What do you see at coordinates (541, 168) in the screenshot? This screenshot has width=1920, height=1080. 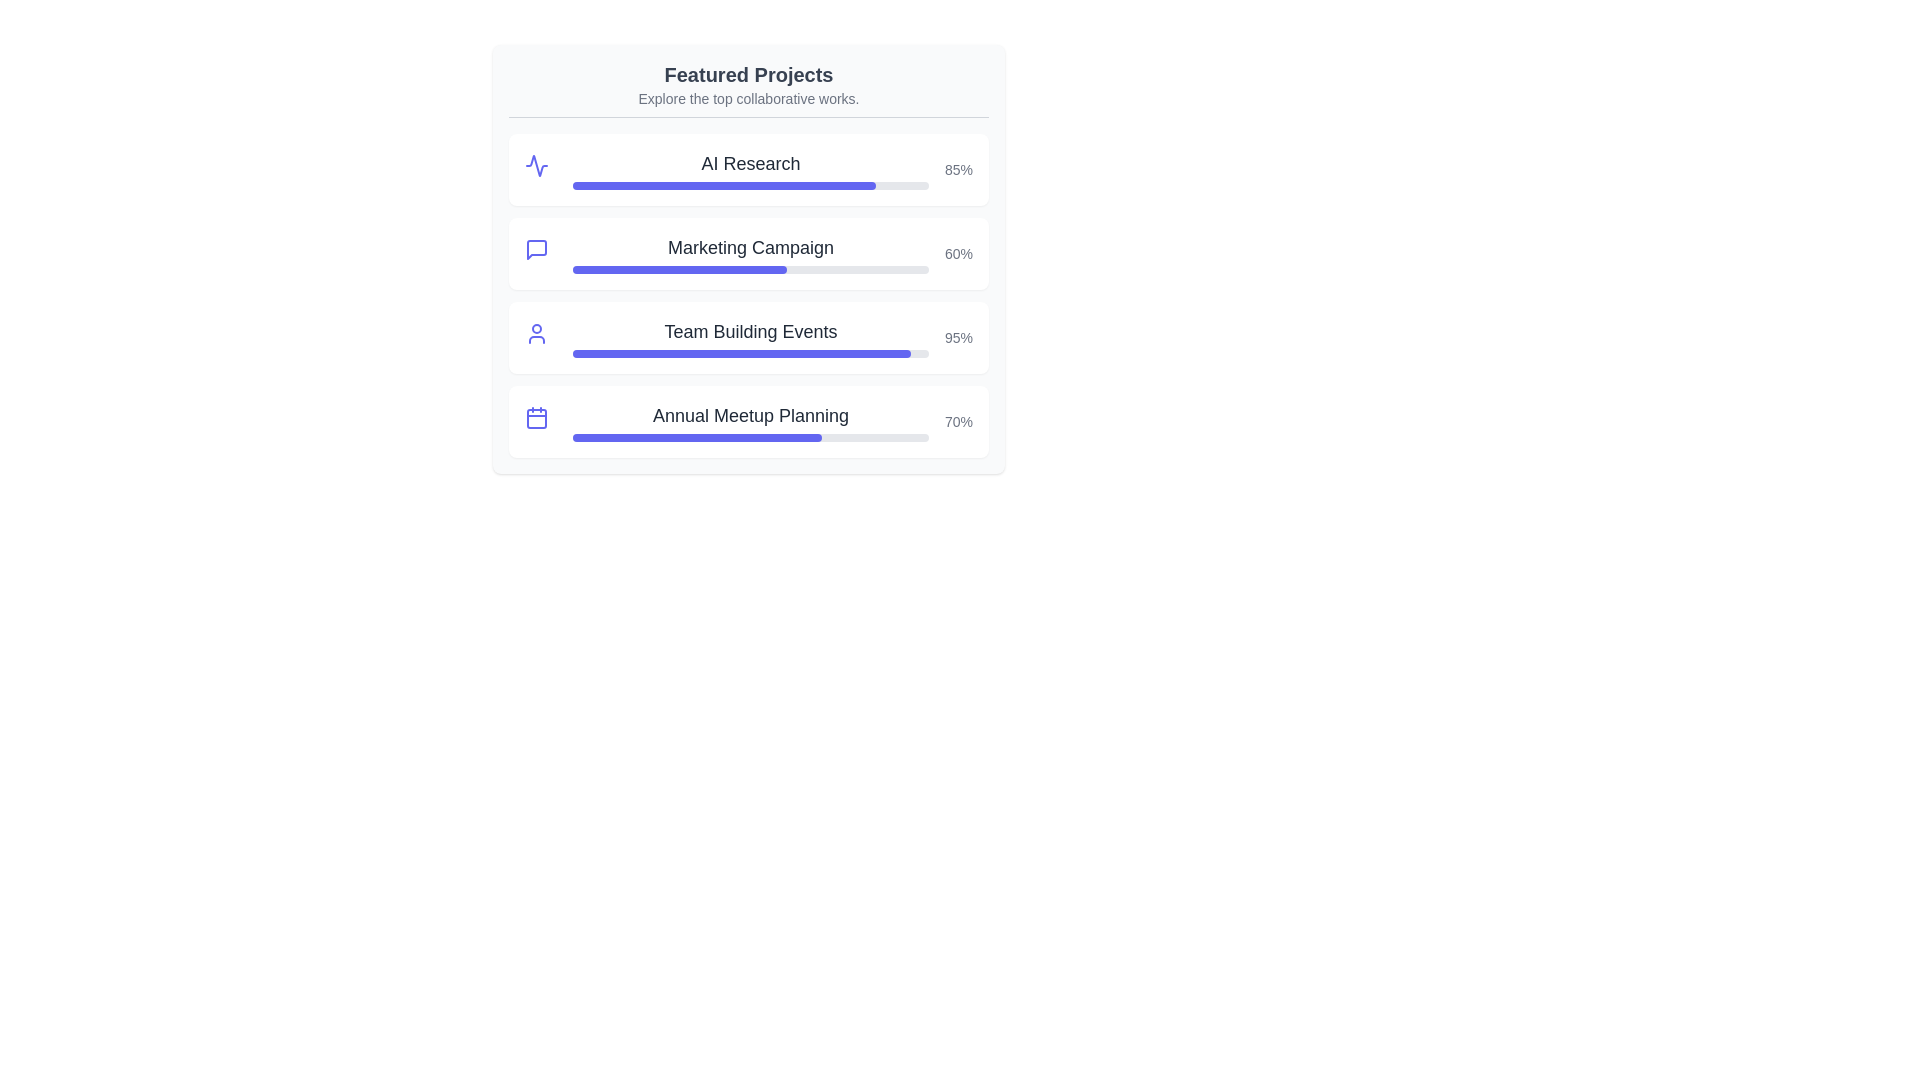 I see `the project icon for AI Research to reveal additional information` at bounding box center [541, 168].